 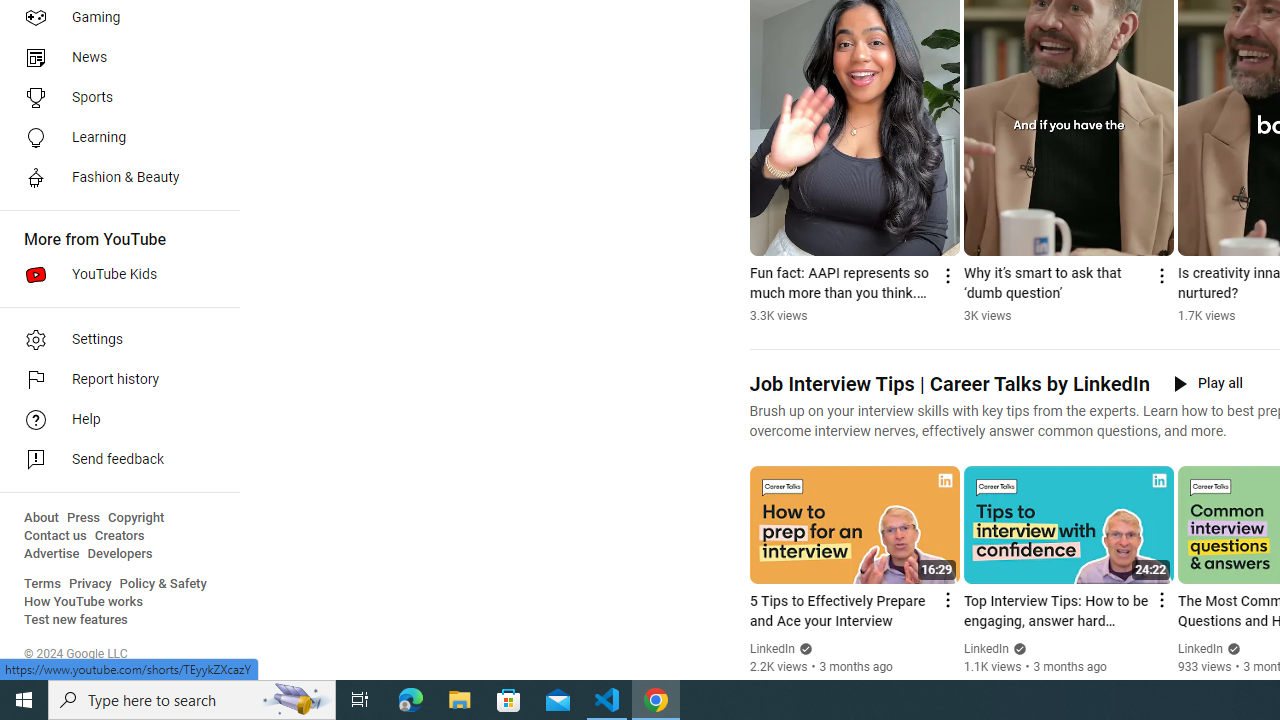 What do you see at coordinates (163, 584) in the screenshot?
I see `'Policy & Safety'` at bounding box center [163, 584].